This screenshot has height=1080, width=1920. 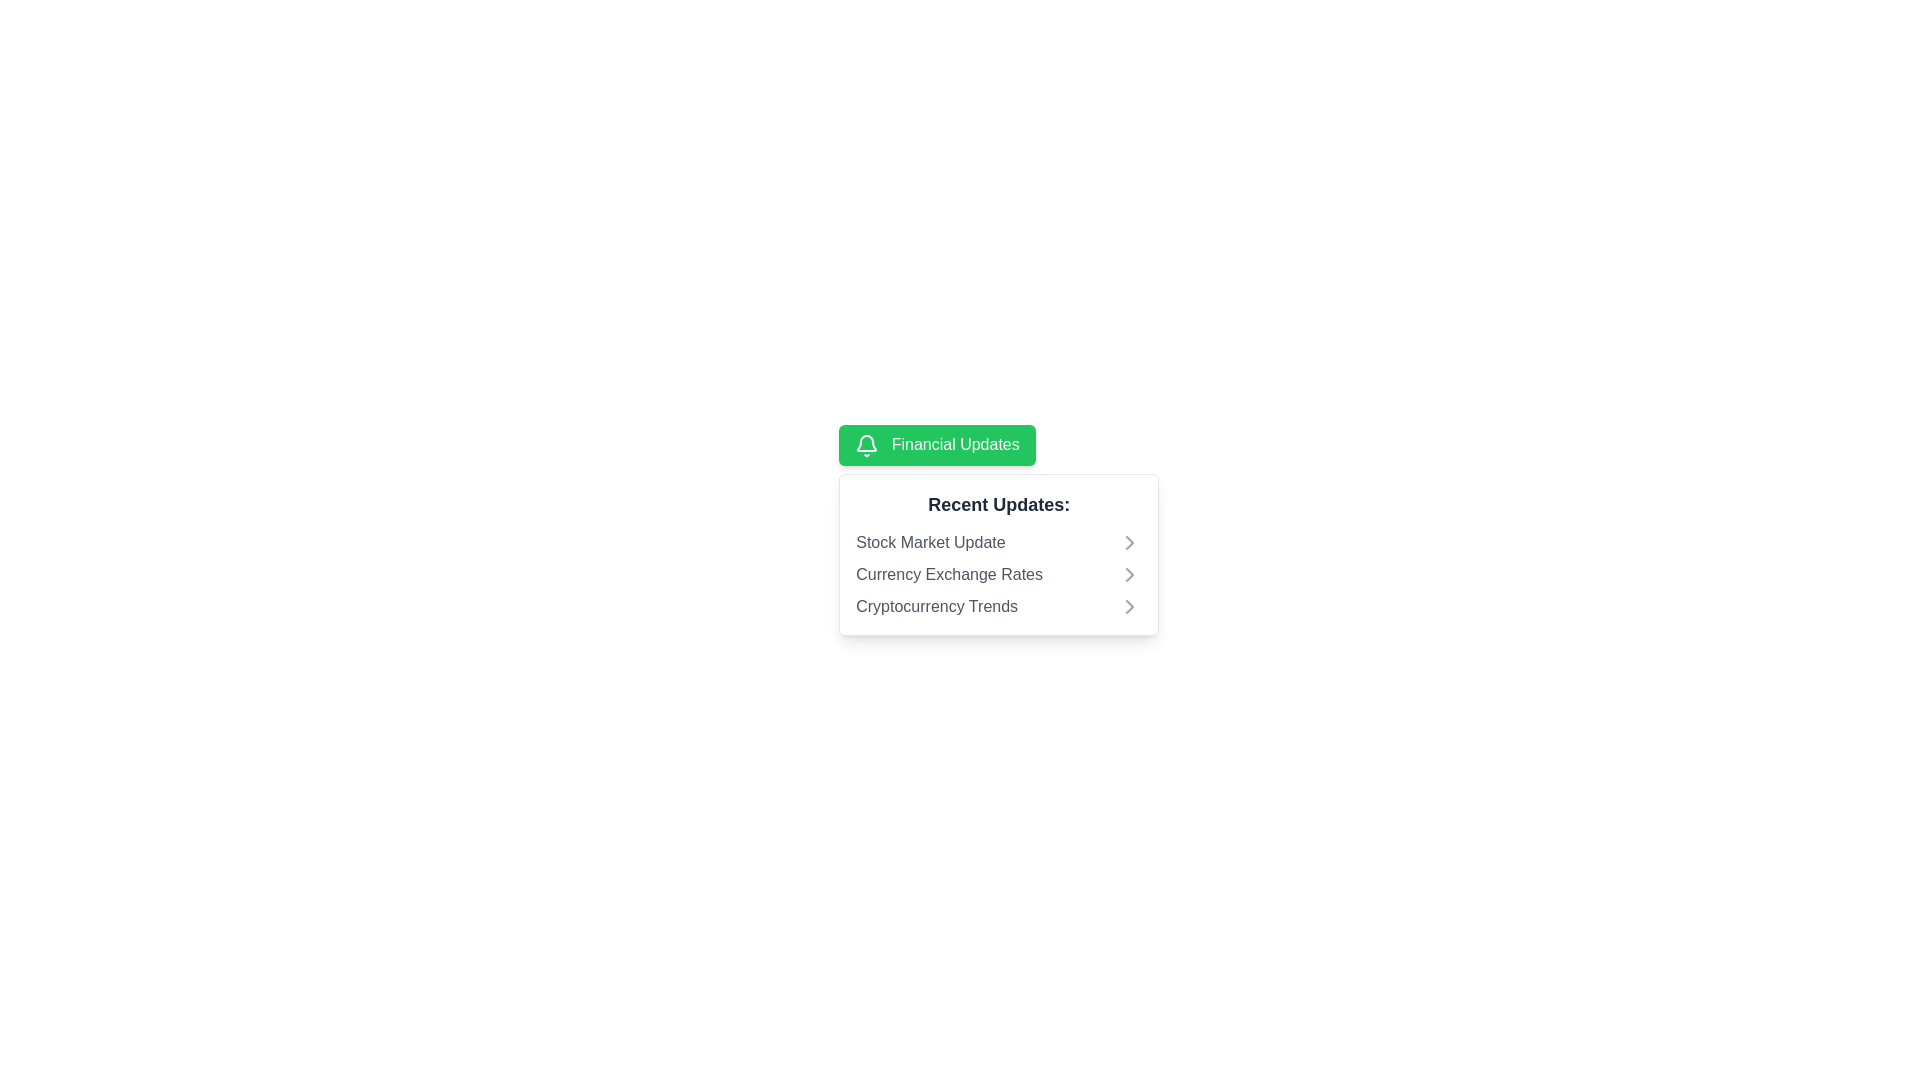 What do you see at coordinates (1130, 574) in the screenshot?
I see `the rightward chevron icon next to the 'Currency Exchange Rates' label, which is gray and positioned to the far right of the row` at bounding box center [1130, 574].